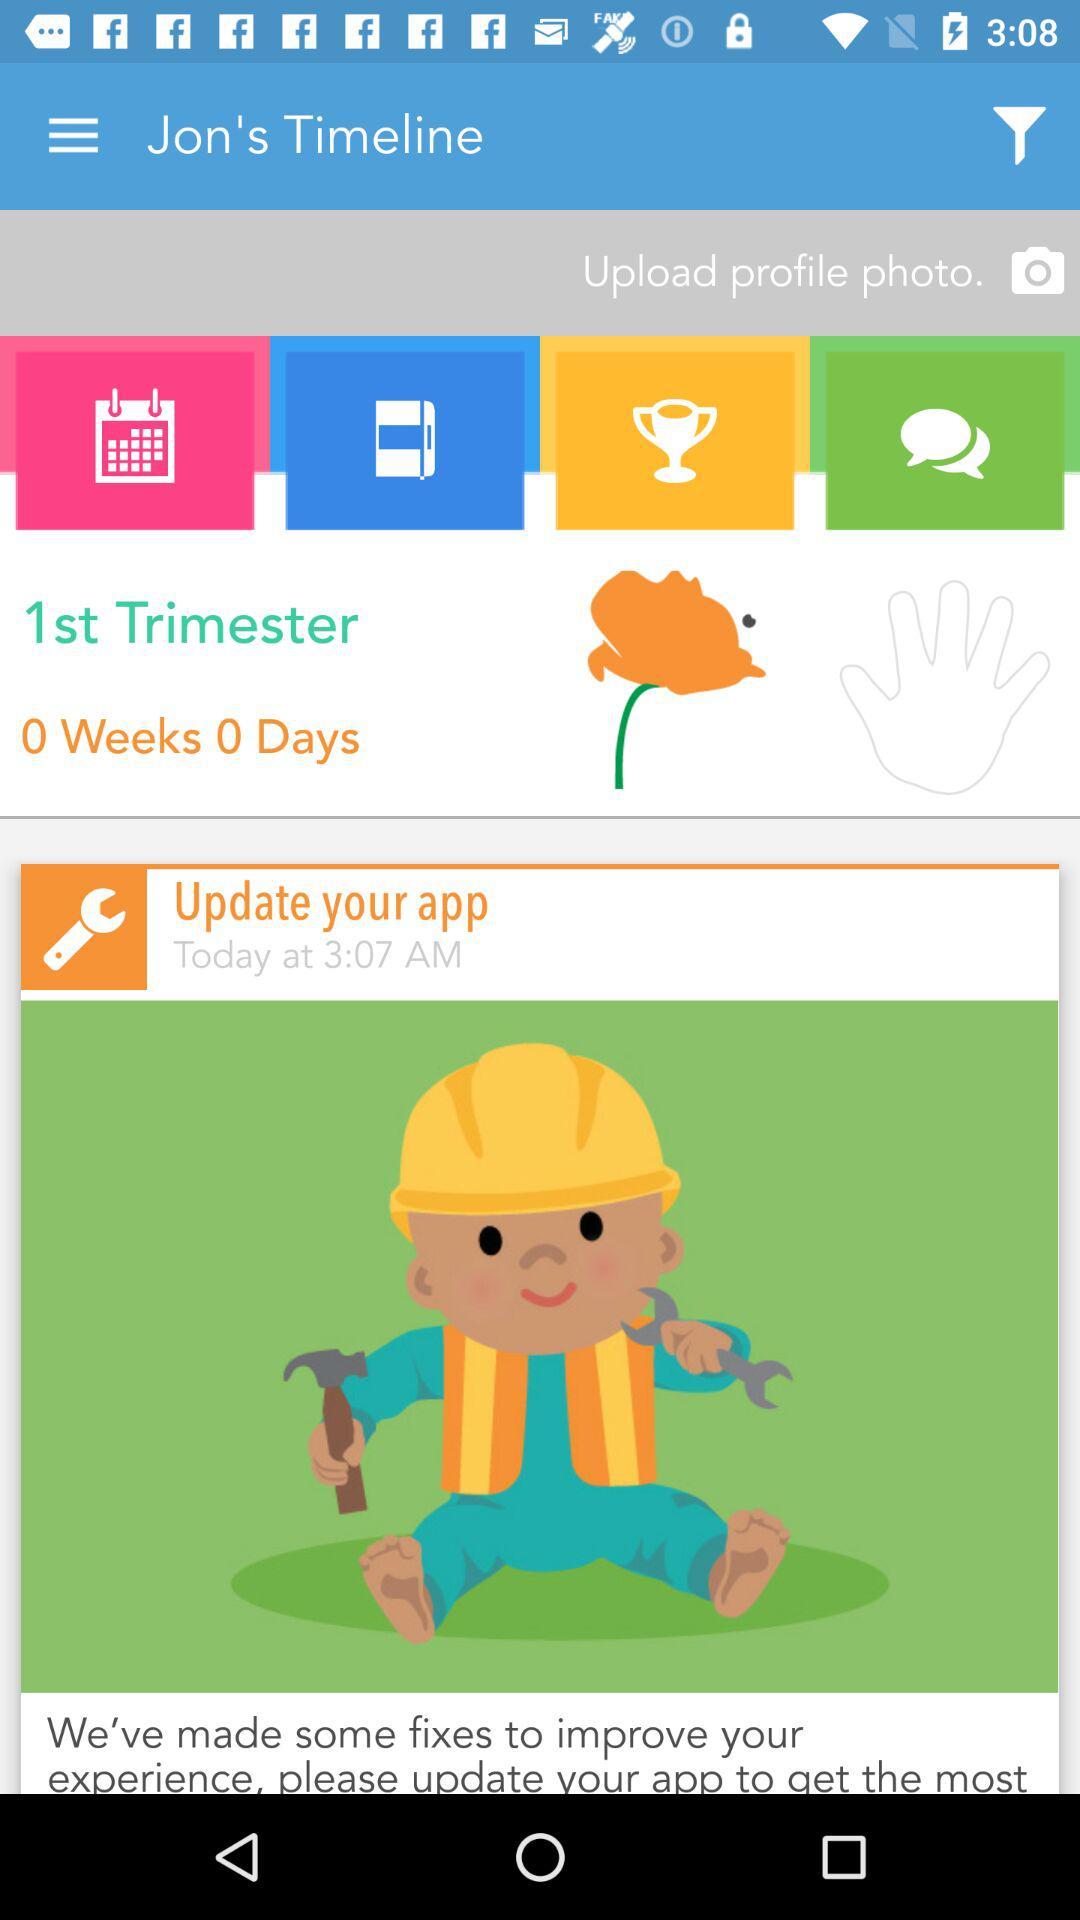 Image resolution: width=1080 pixels, height=1920 pixels. I want to click on icon next to the jon's timeline, so click(72, 135).